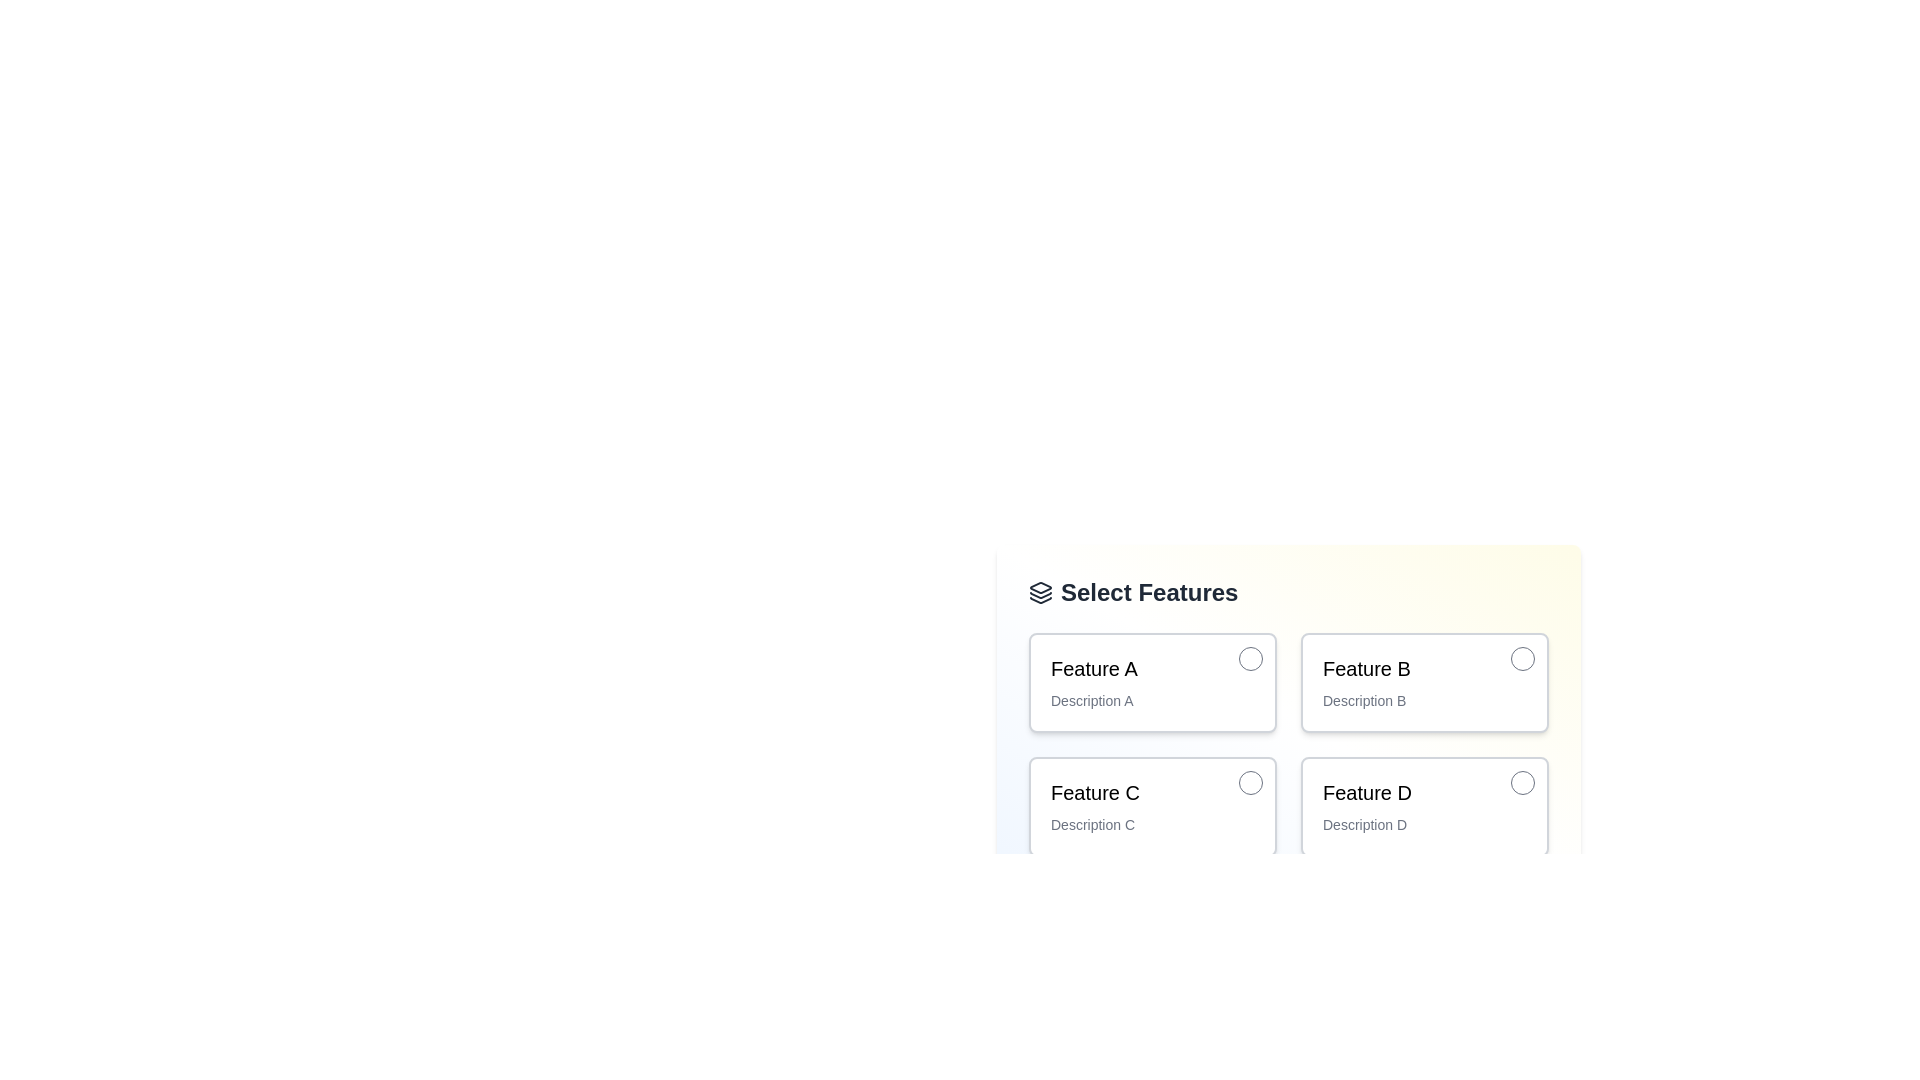 Image resolution: width=1920 pixels, height=1080 pixels. I want to click on the icon that represents layers or hierarchy, located to the left of the 'Select Features' title section, so click(1040, 592).